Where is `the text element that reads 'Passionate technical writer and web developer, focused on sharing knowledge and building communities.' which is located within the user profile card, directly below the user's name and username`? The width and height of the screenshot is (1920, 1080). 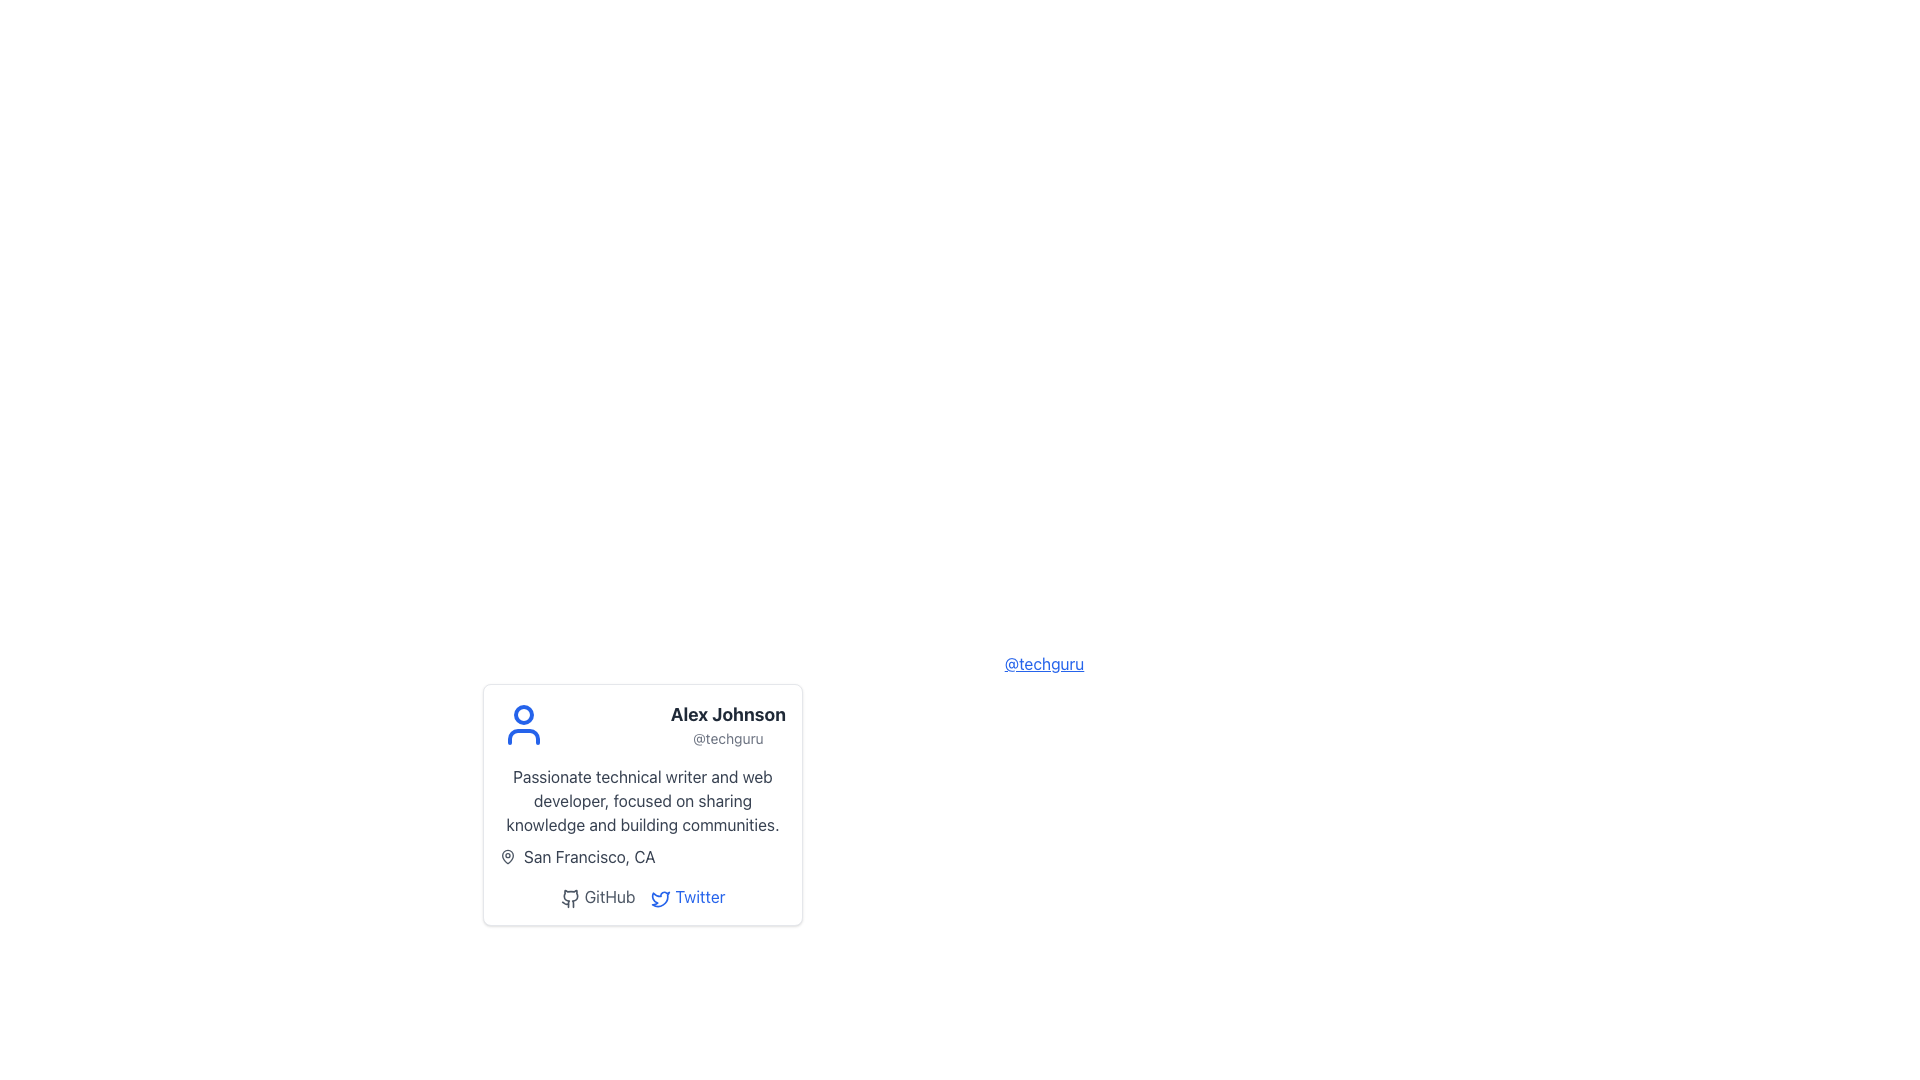 the text element that reads 'Passionate technical writer and web developer, focused on sharing knowledge and building communities.' which is located within the user profile card, directly below the user's name and username is located at coordinates (643, 800).